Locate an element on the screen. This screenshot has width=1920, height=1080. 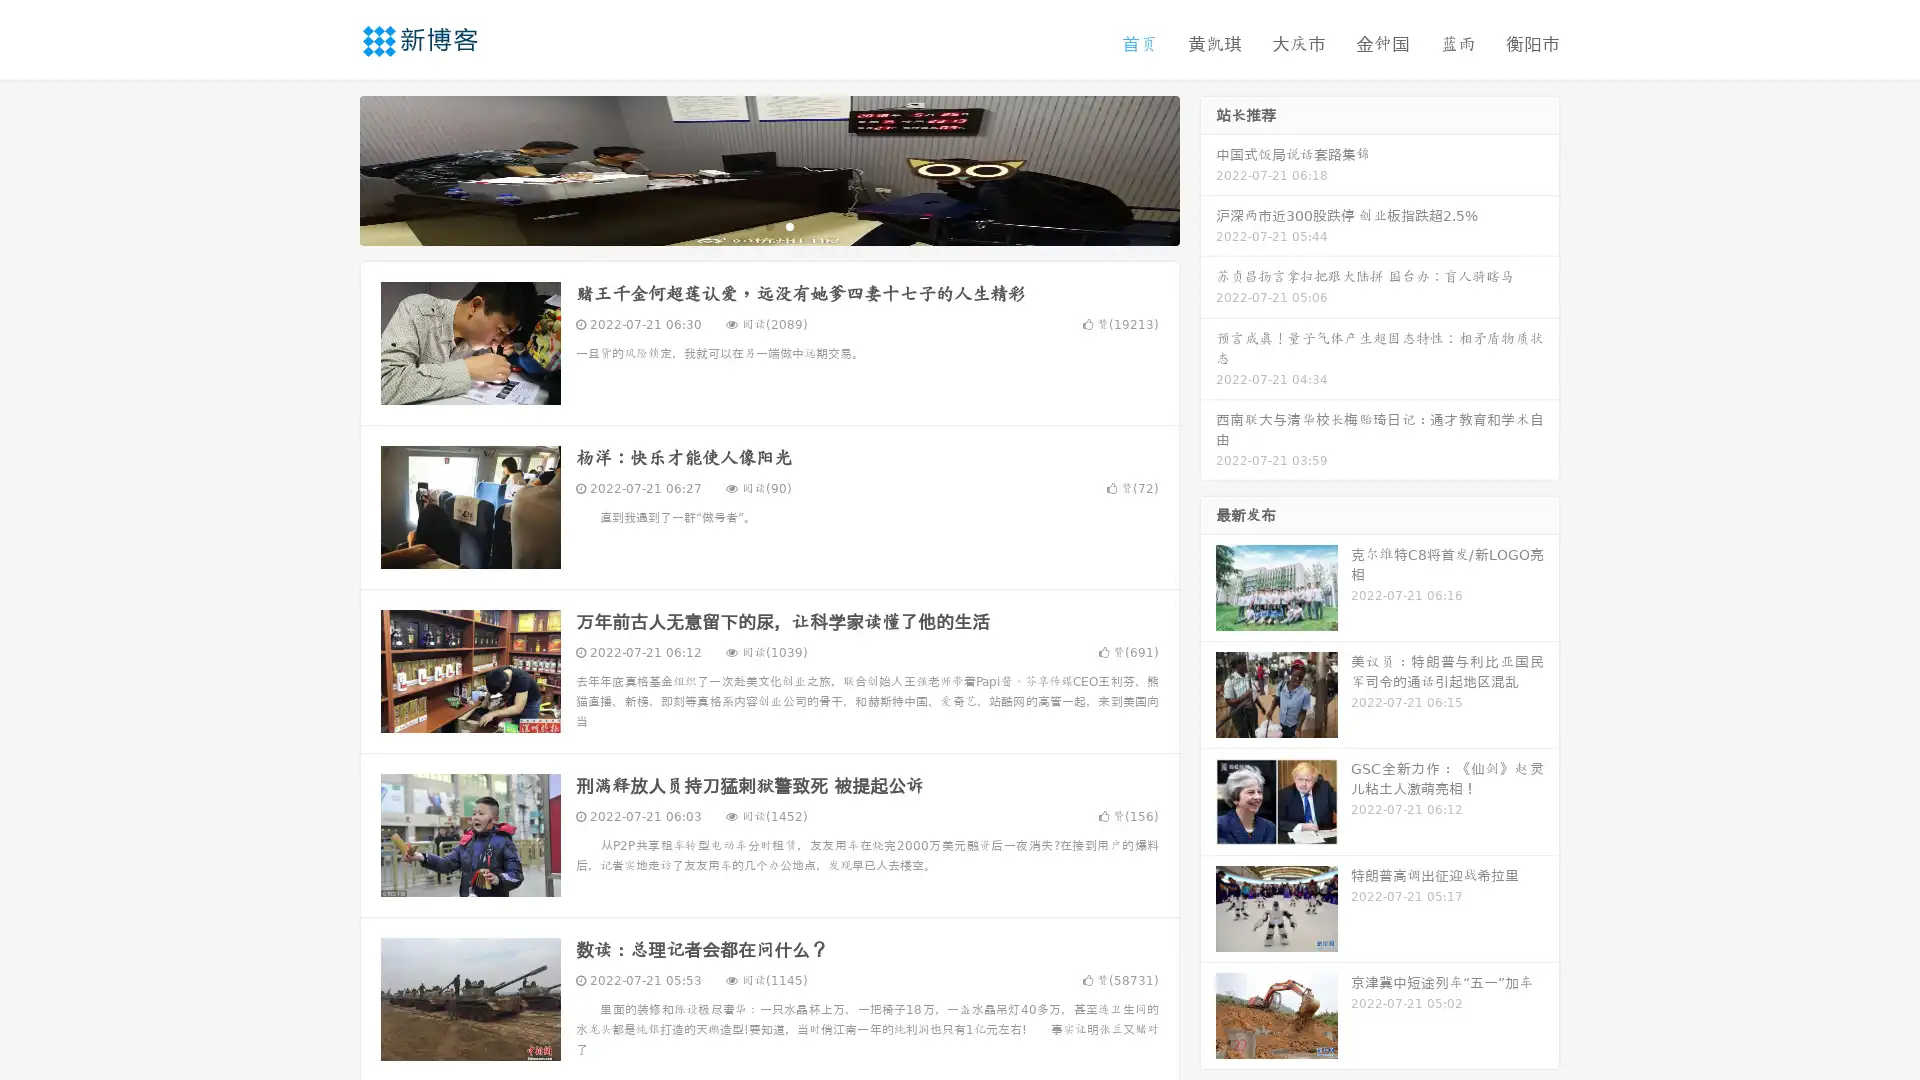
Go to slide 1 is located at coordinates (748, 225).